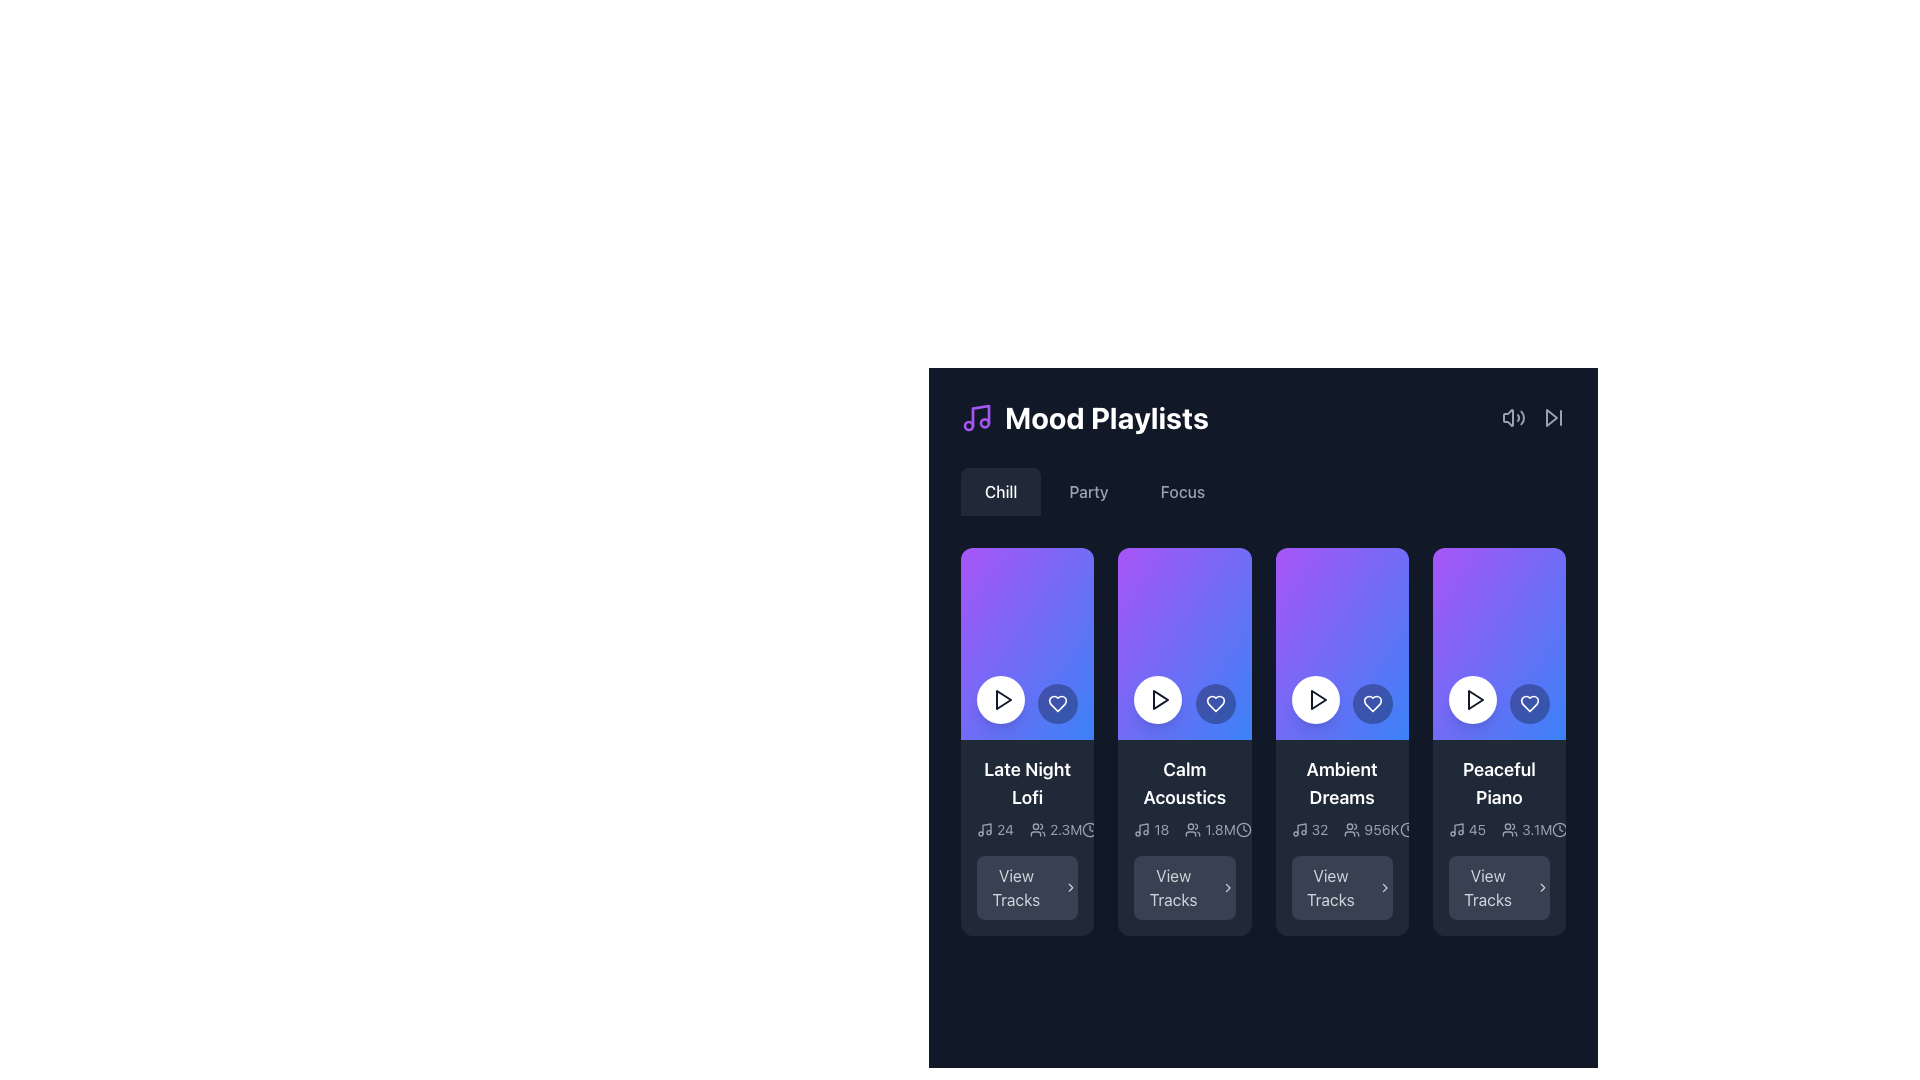  What do you see at coordinates (1529, 703) in the screenshot?
I see `the circular button with a dark, semi-transparent background and a white heart outline` at bounding box center [1529, 703].